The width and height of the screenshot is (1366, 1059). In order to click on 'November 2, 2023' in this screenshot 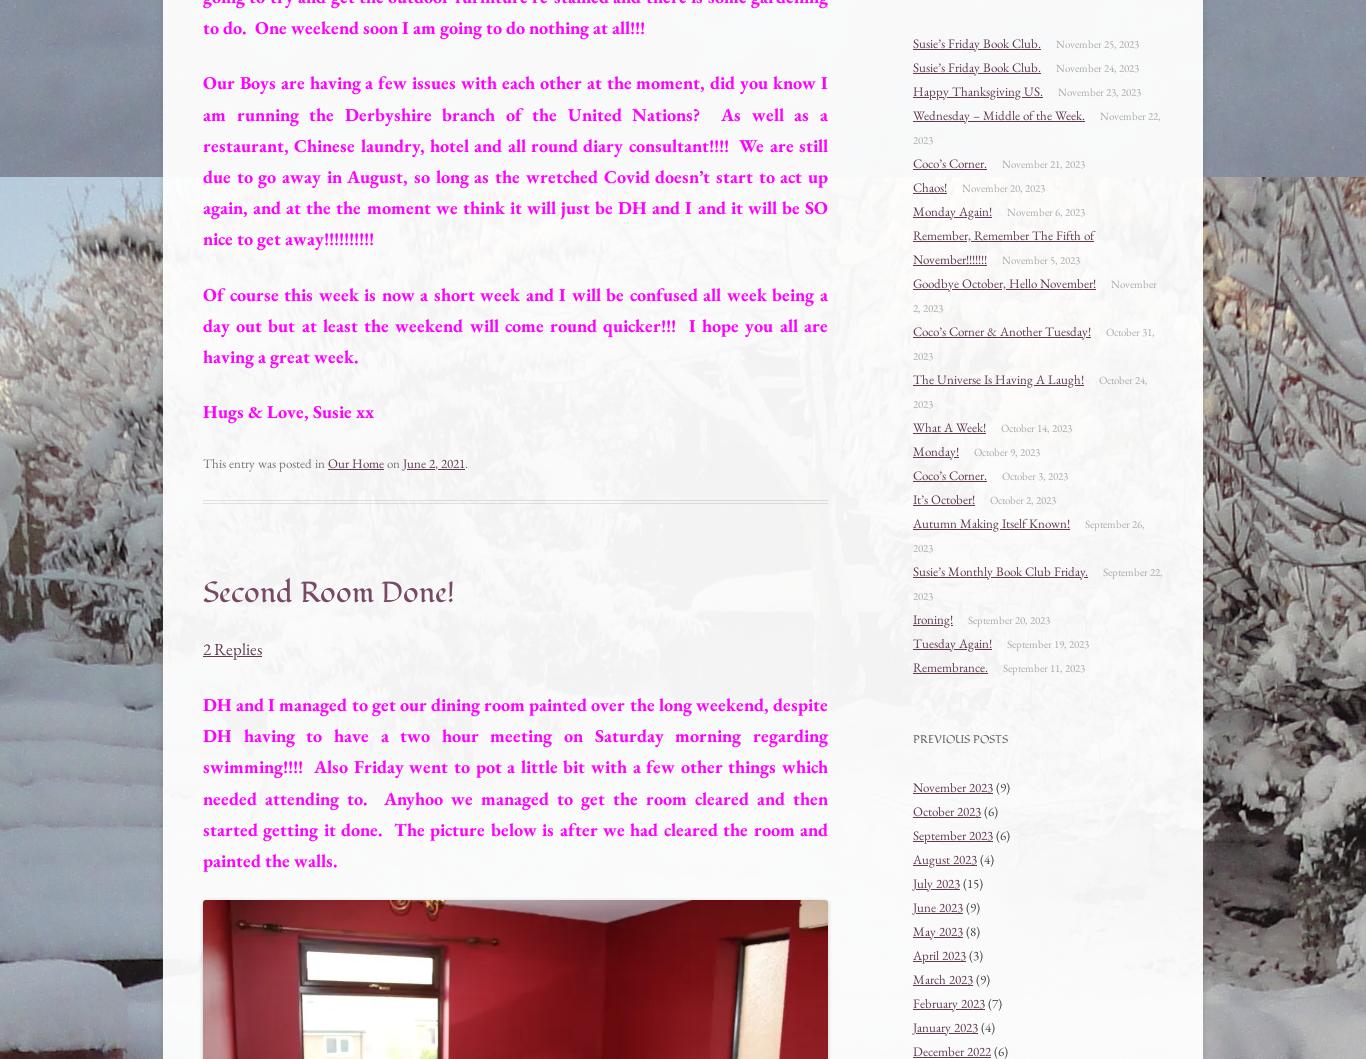, I will do `click(913, 295)`.